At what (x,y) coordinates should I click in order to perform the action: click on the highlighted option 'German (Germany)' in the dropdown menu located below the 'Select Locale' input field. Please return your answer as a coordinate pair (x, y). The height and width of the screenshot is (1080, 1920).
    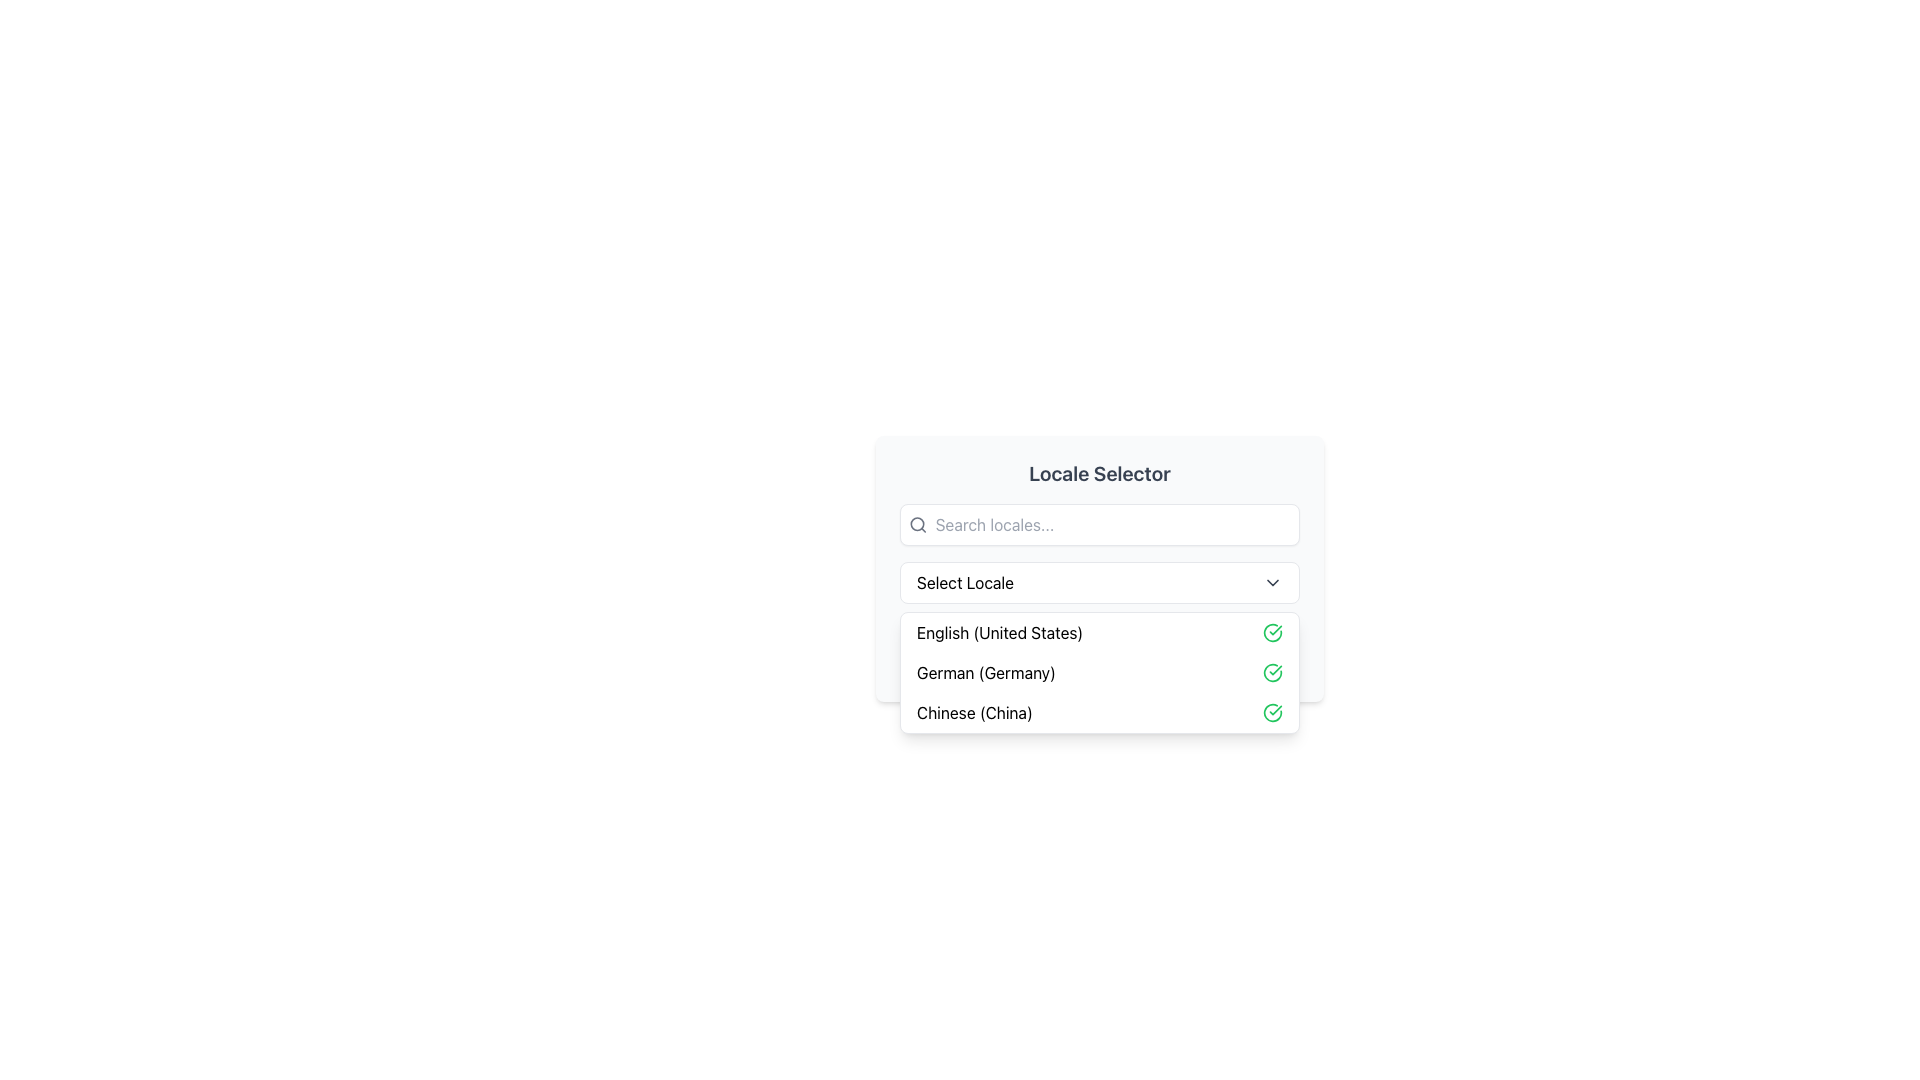
    Looking at the image, I should click on (1098, 672).